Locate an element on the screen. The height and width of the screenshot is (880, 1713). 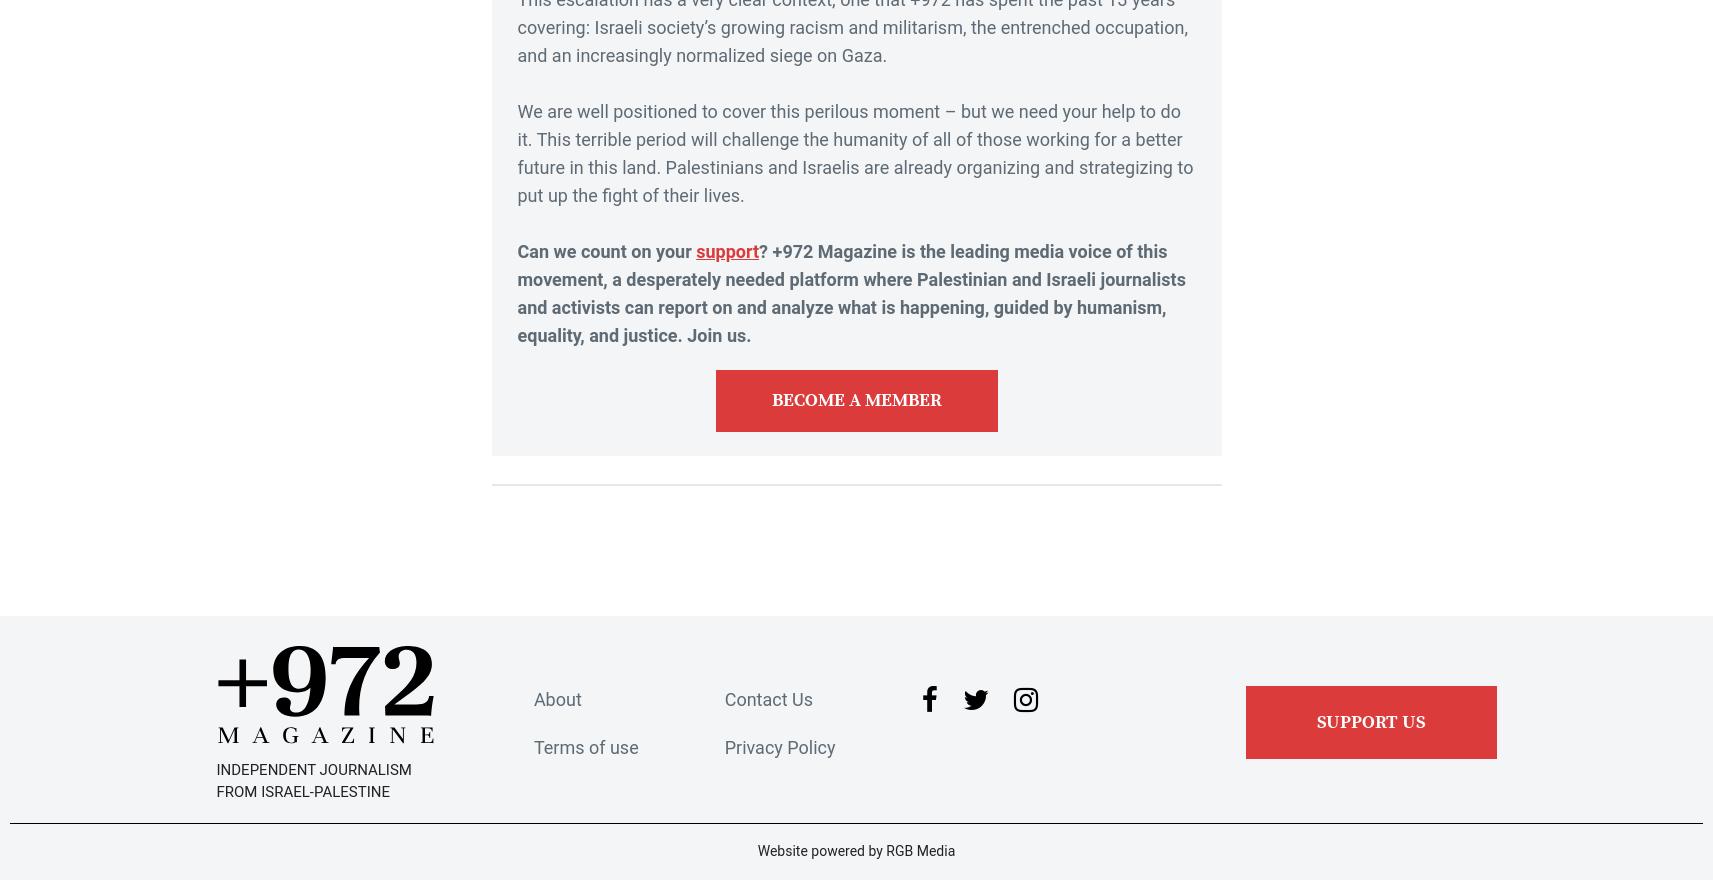
'Contact Us' is located at coordinates (767, 699).